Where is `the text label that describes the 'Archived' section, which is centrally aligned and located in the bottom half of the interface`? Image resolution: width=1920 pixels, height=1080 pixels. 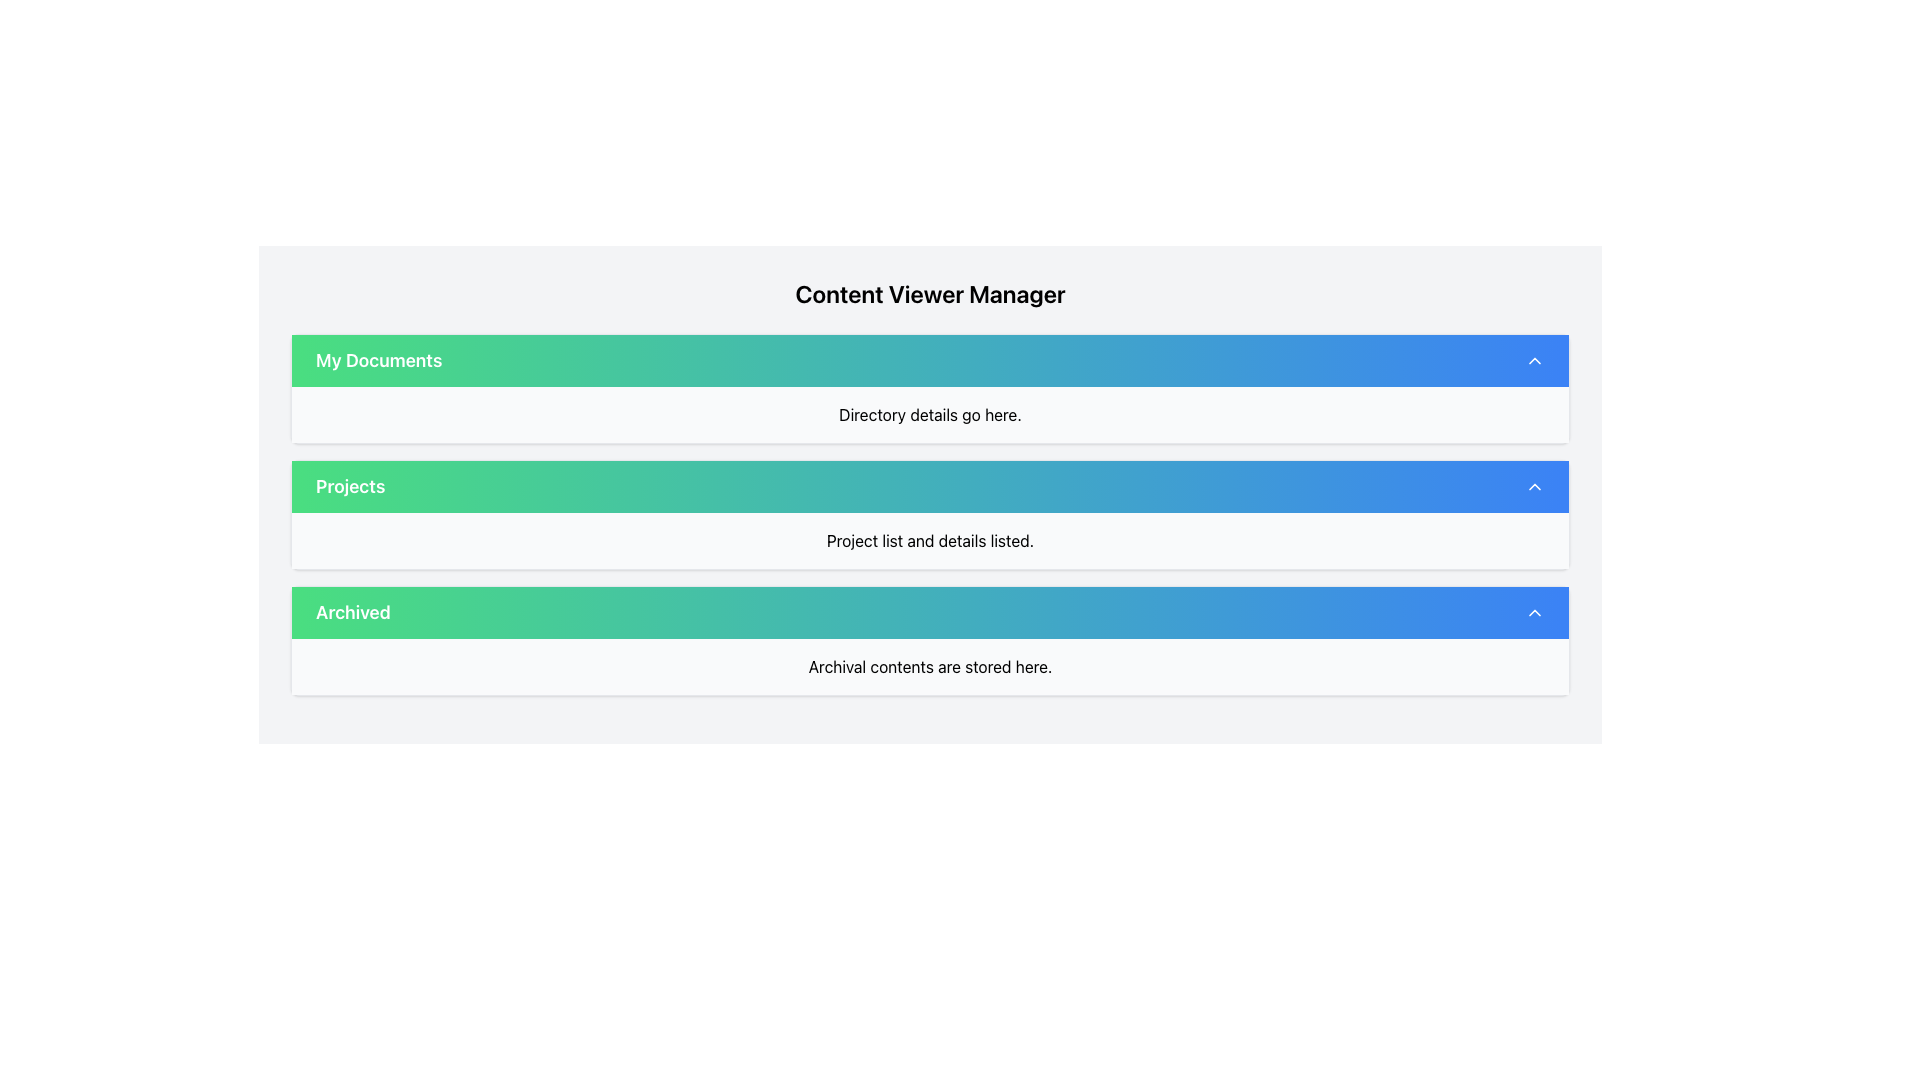 the text label that describes the 'Archived' section, which is centrally aligned and located in the bottom half of the interface is located at coordinates (929, 667).